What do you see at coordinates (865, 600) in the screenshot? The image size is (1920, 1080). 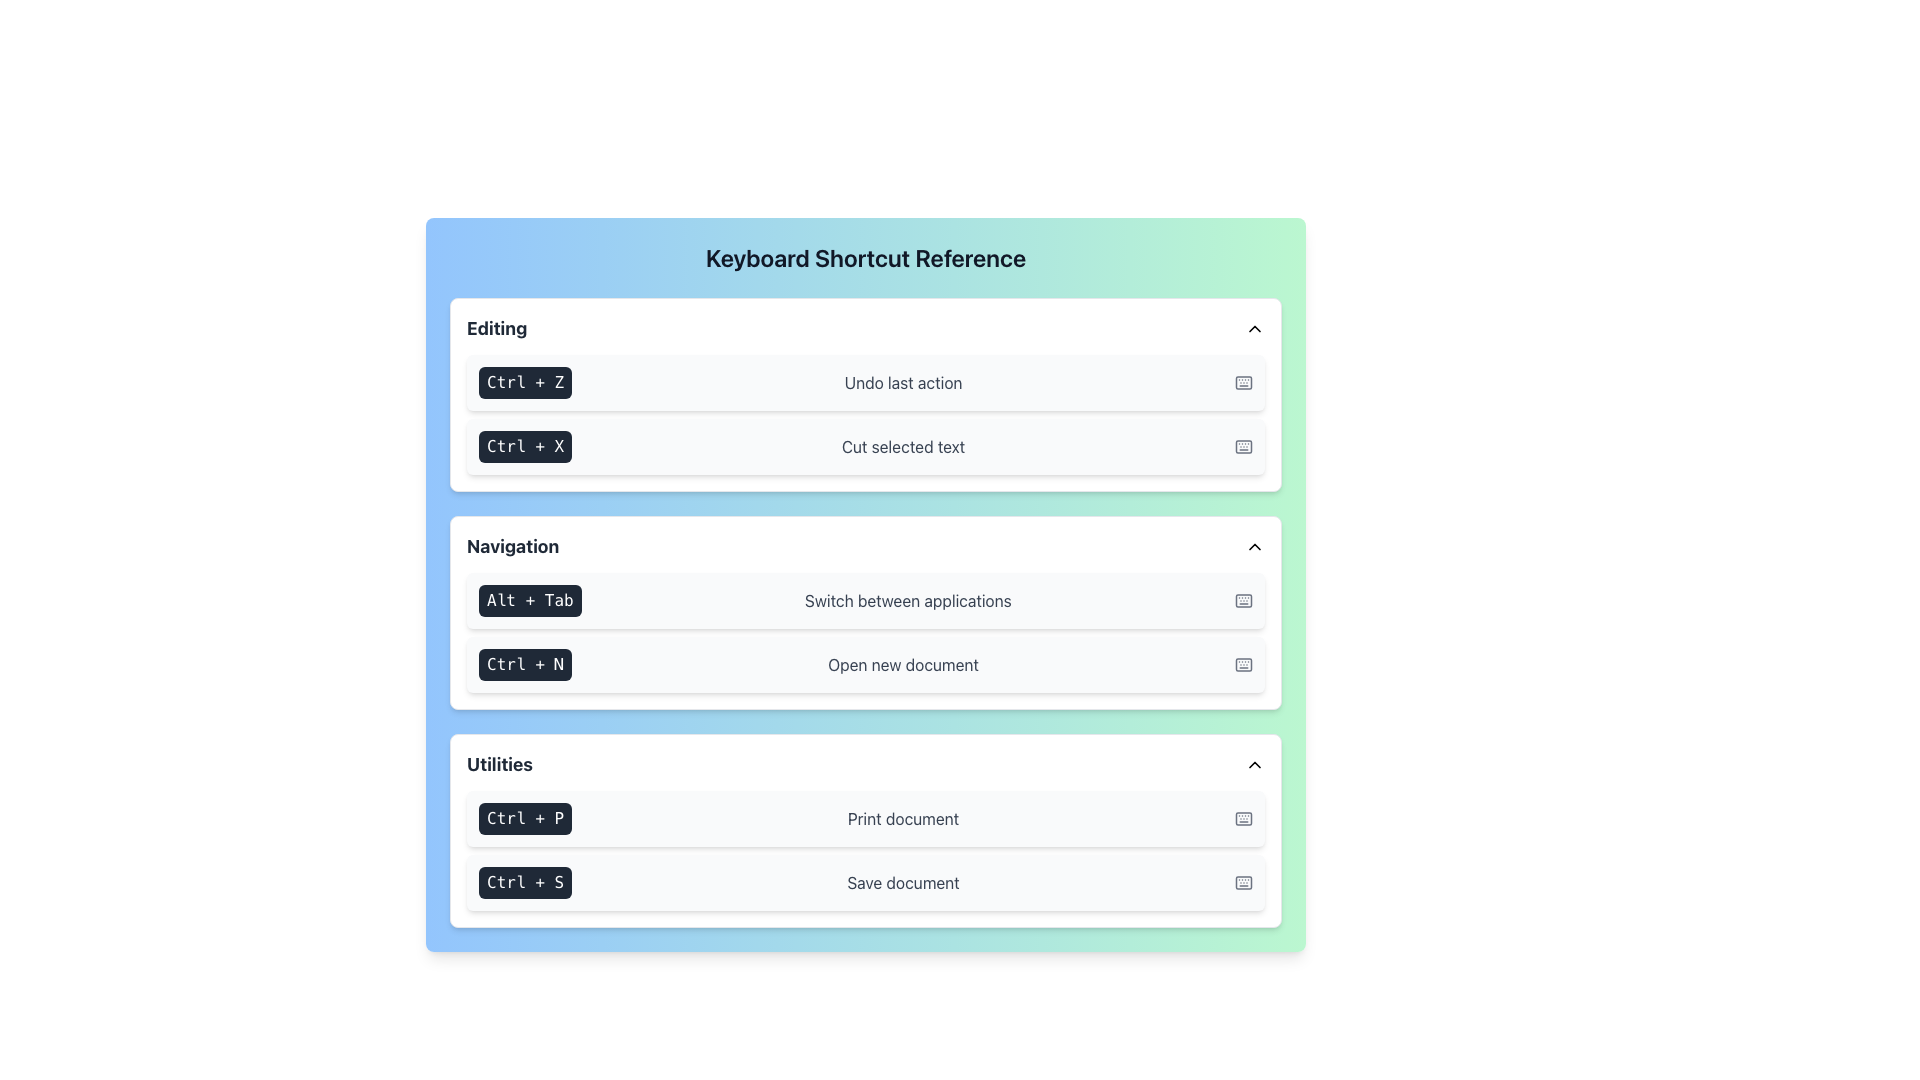 I see `the first Informational list item under the 'Navigation' category that displays the keyboard shortcut 'Alt + Tab' and its description 'Switch between applications'` at bounding box center [865, 600].